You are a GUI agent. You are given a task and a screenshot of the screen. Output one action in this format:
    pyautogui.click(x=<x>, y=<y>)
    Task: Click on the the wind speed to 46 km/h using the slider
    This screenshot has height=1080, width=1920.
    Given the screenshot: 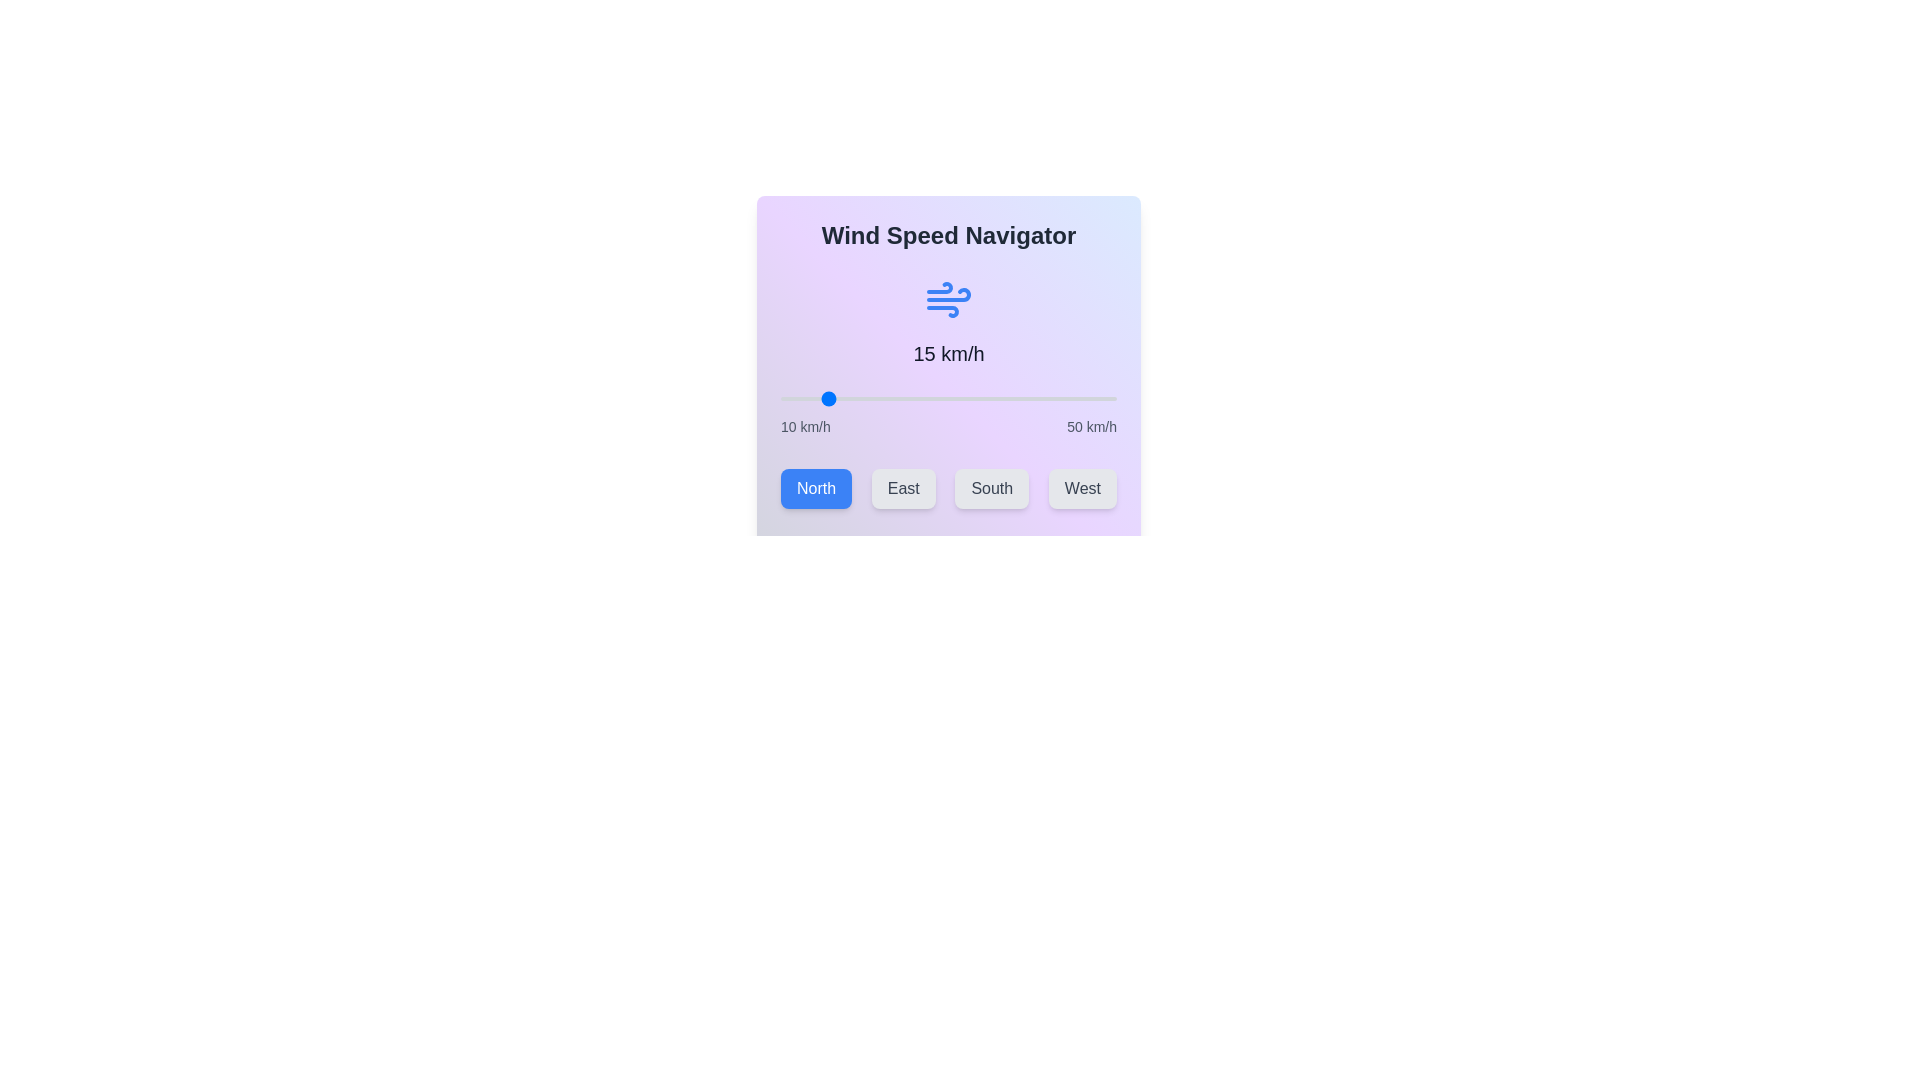 What is the action you would take?
    pyautogui.click(x=1082, y=398)
    